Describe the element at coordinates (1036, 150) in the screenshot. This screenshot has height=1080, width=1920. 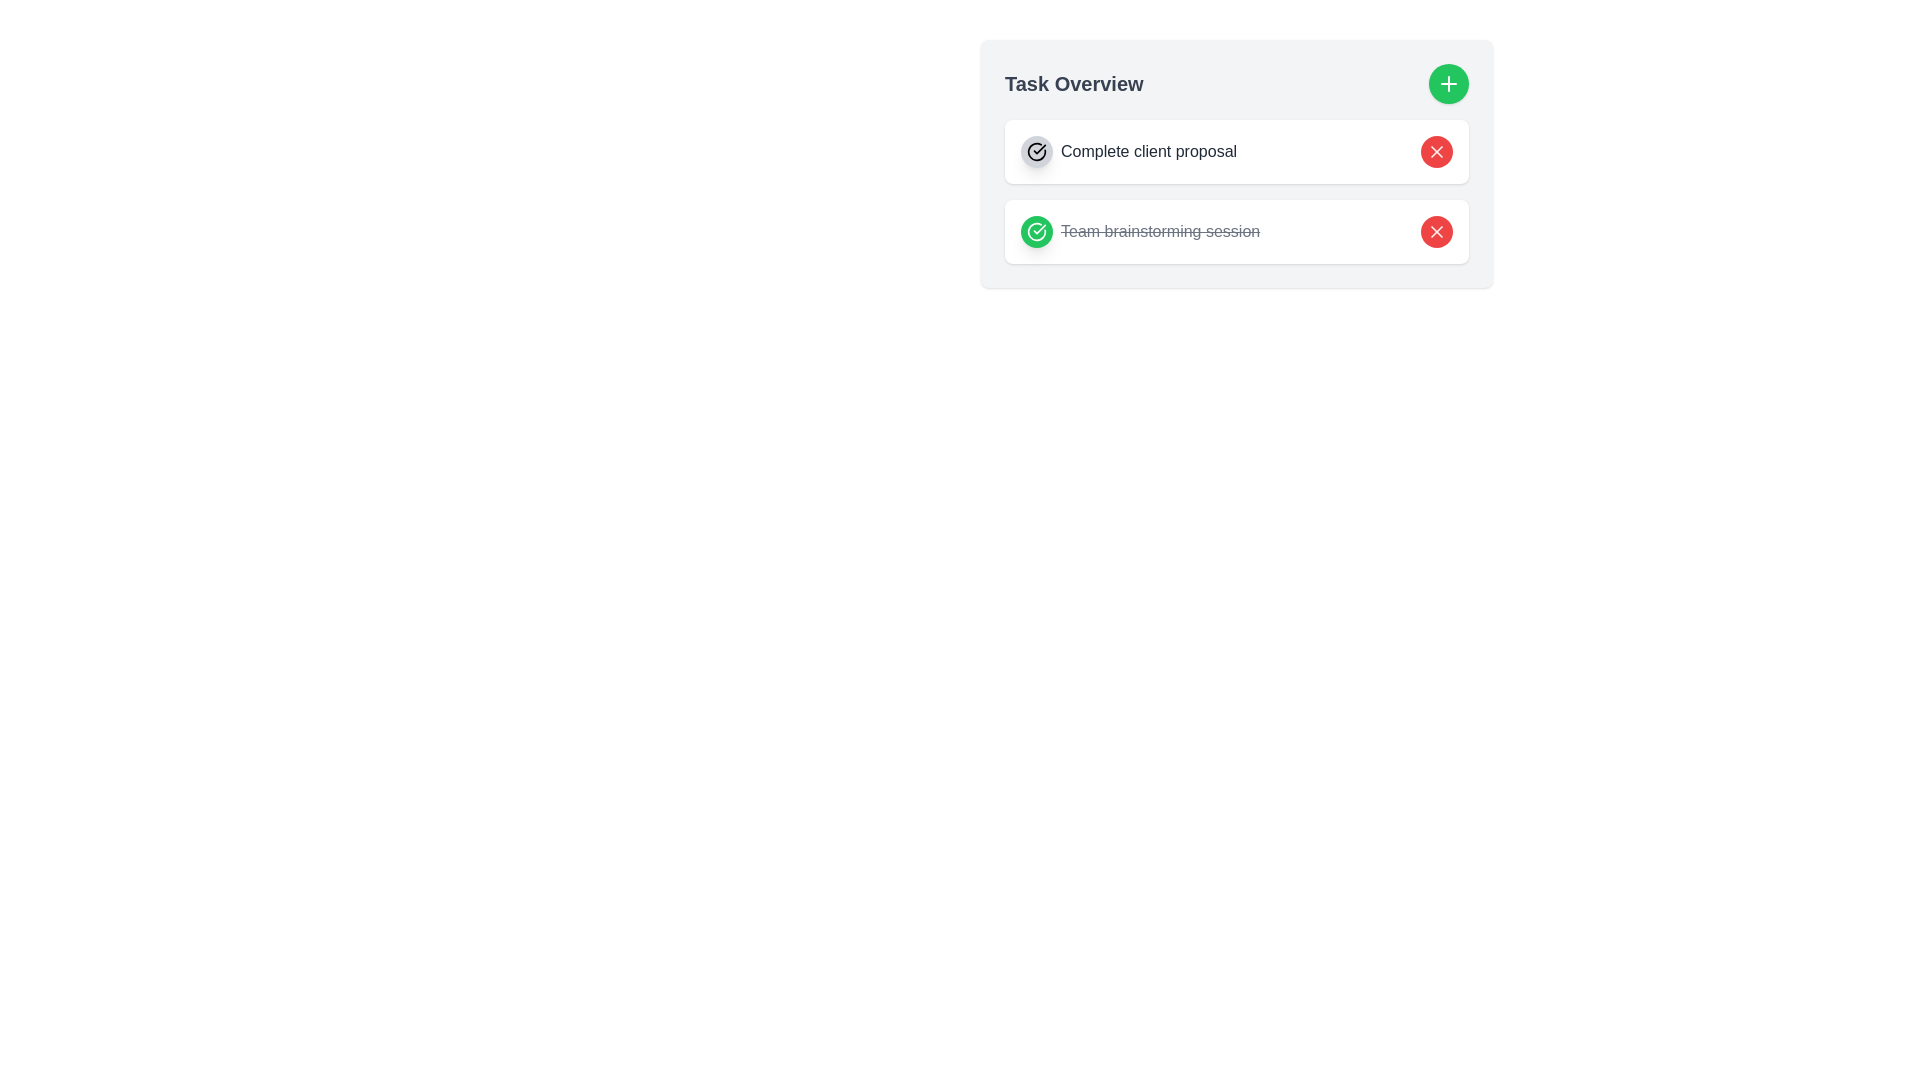
I see `the circular outline of the checkmark icon located next to the text 'Team brainstorming session' in the second list item` at that location.